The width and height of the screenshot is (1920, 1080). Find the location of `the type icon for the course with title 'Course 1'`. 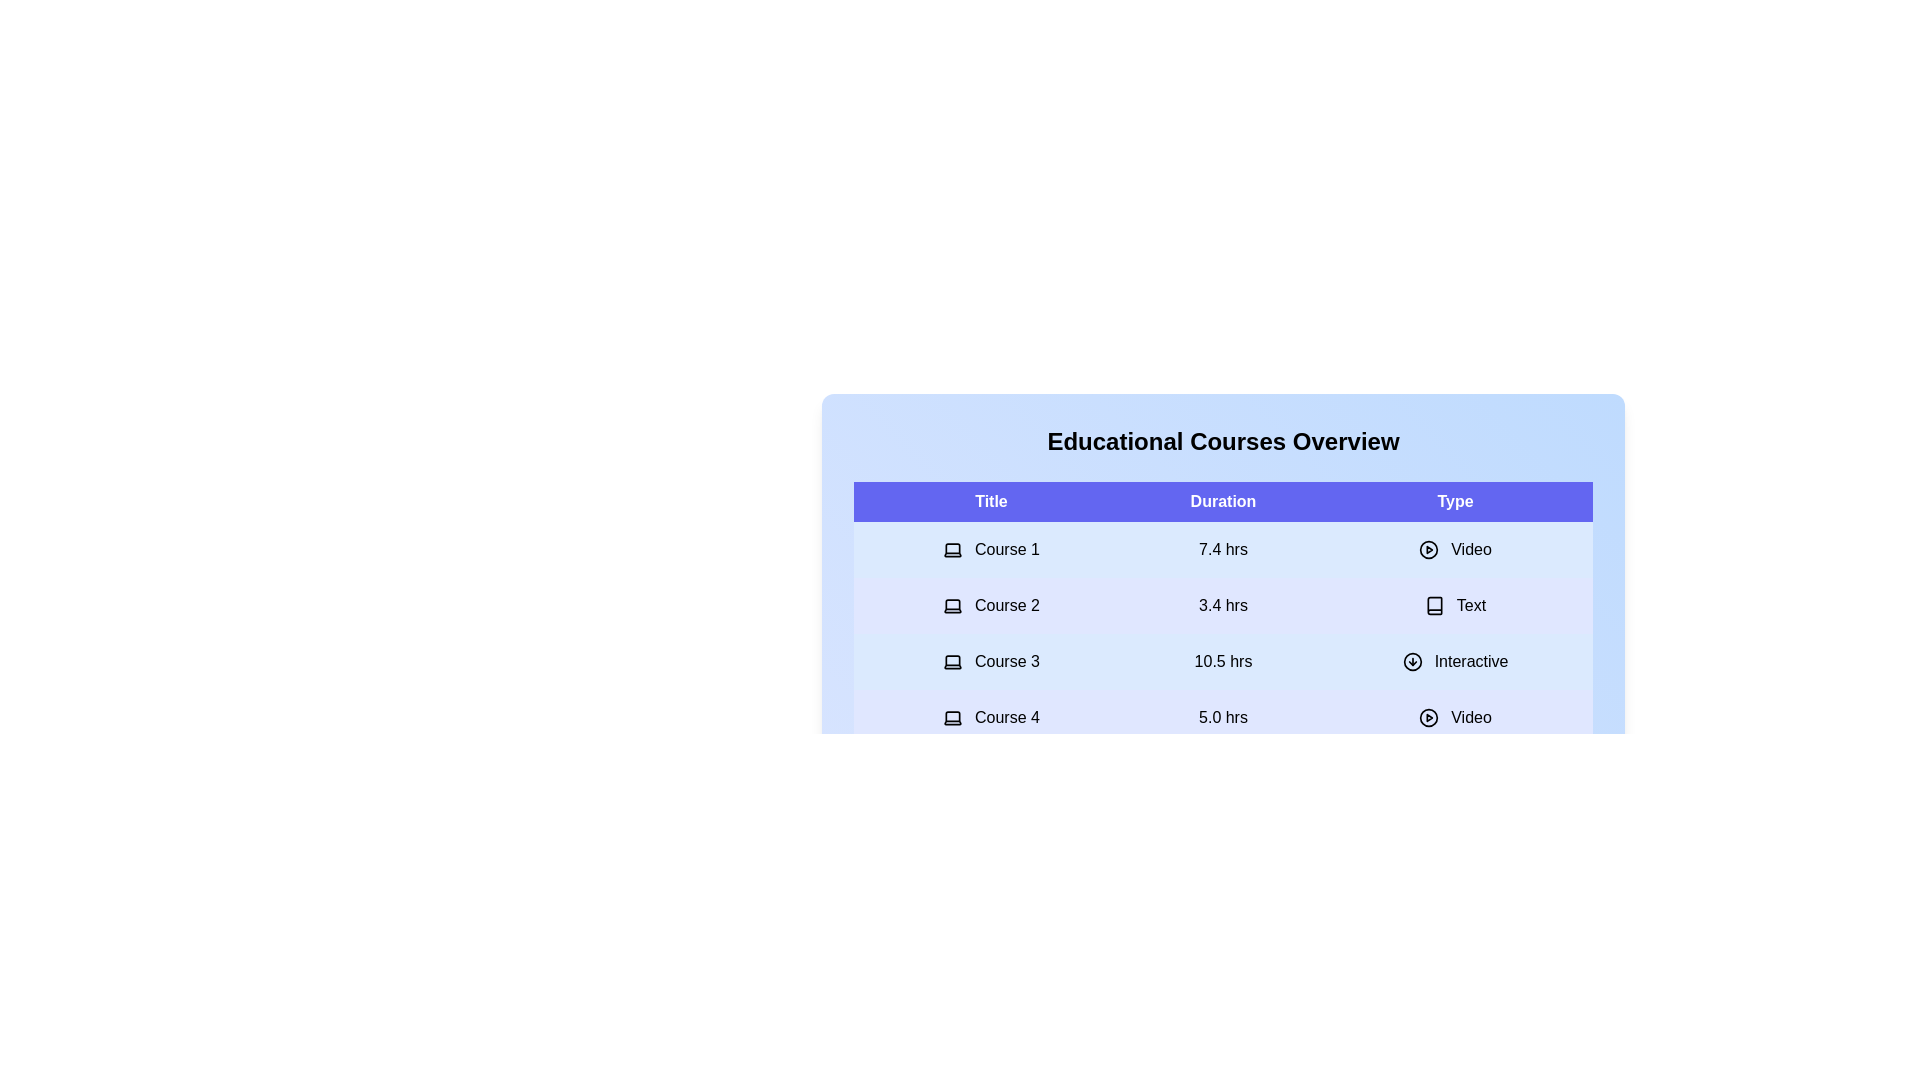

the type icon for the course with title 'Course 1' is located at coordinates (1428, 550).